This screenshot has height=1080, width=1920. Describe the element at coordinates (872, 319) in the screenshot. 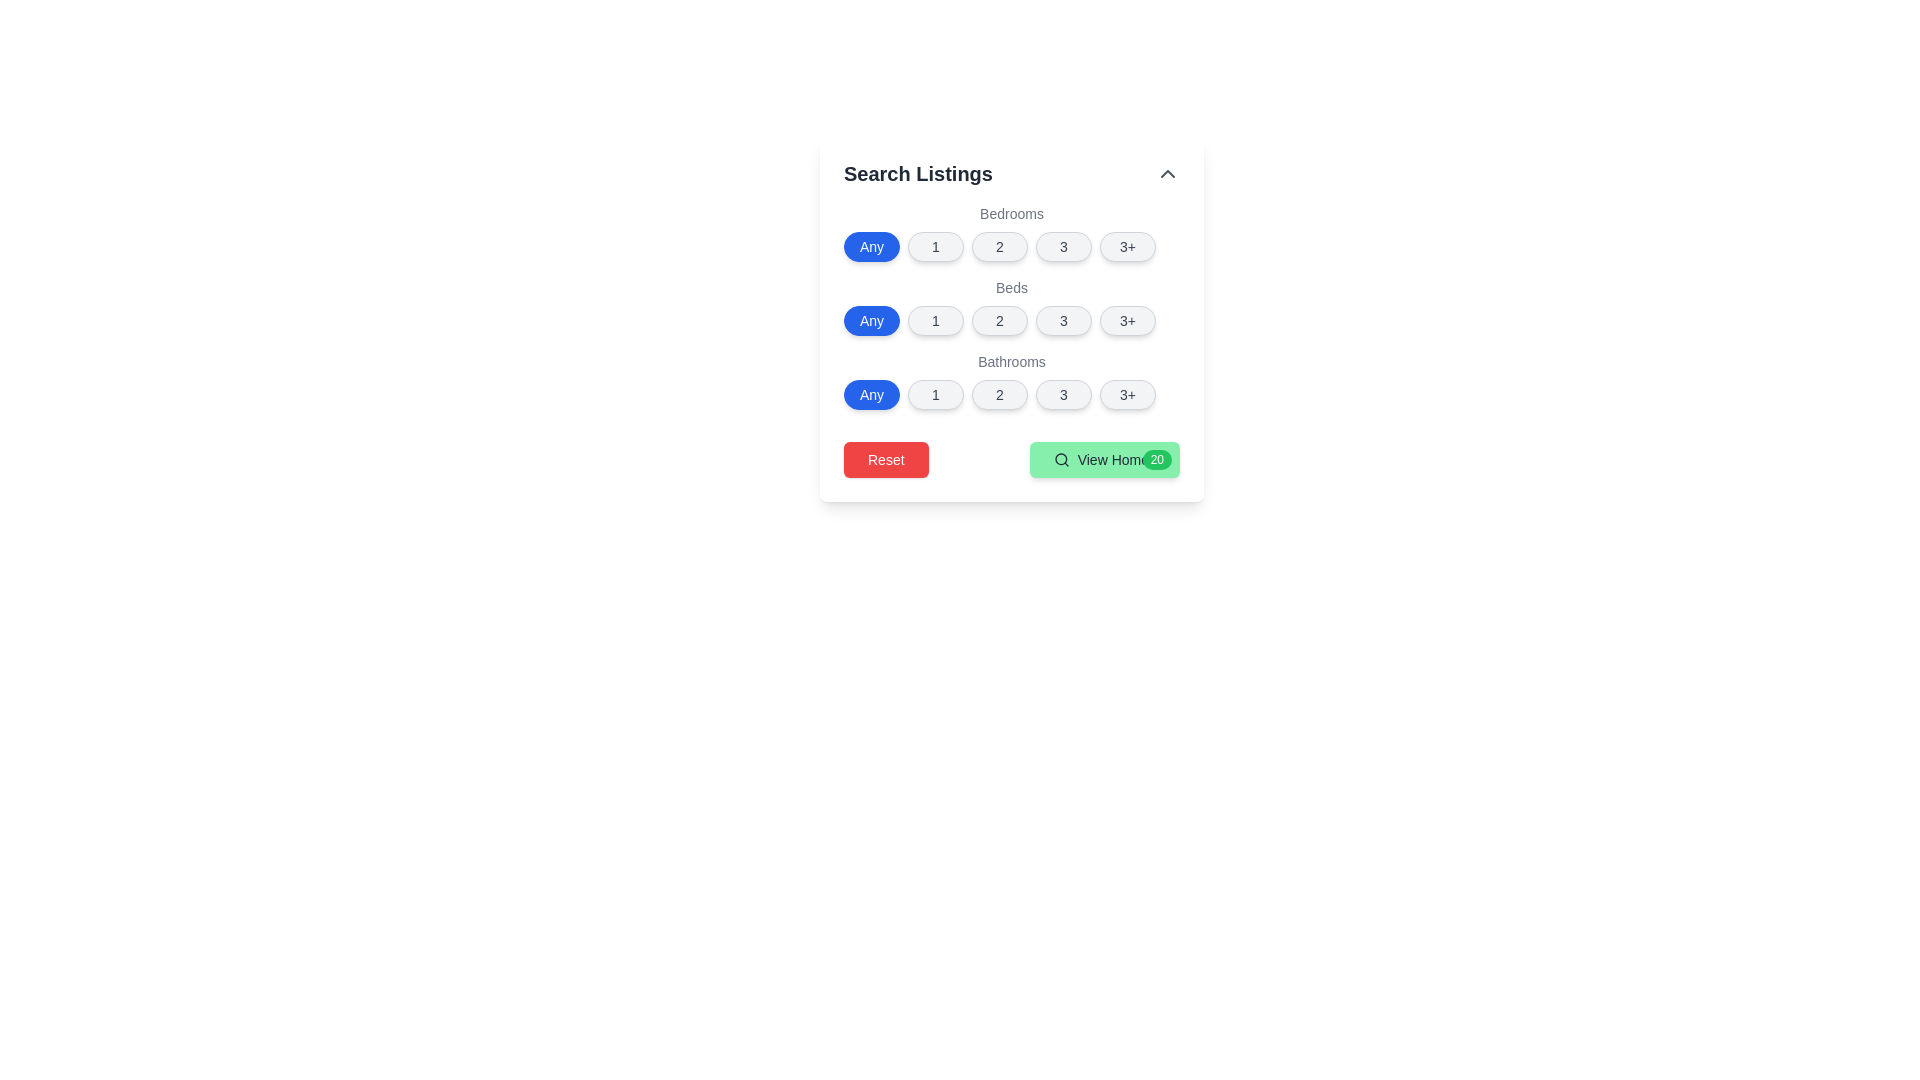

I see `the 'Any' button, which is the first button in a group of five buttons for selecting the number of beds in a property search interface, to observe its hover effects` at that location.